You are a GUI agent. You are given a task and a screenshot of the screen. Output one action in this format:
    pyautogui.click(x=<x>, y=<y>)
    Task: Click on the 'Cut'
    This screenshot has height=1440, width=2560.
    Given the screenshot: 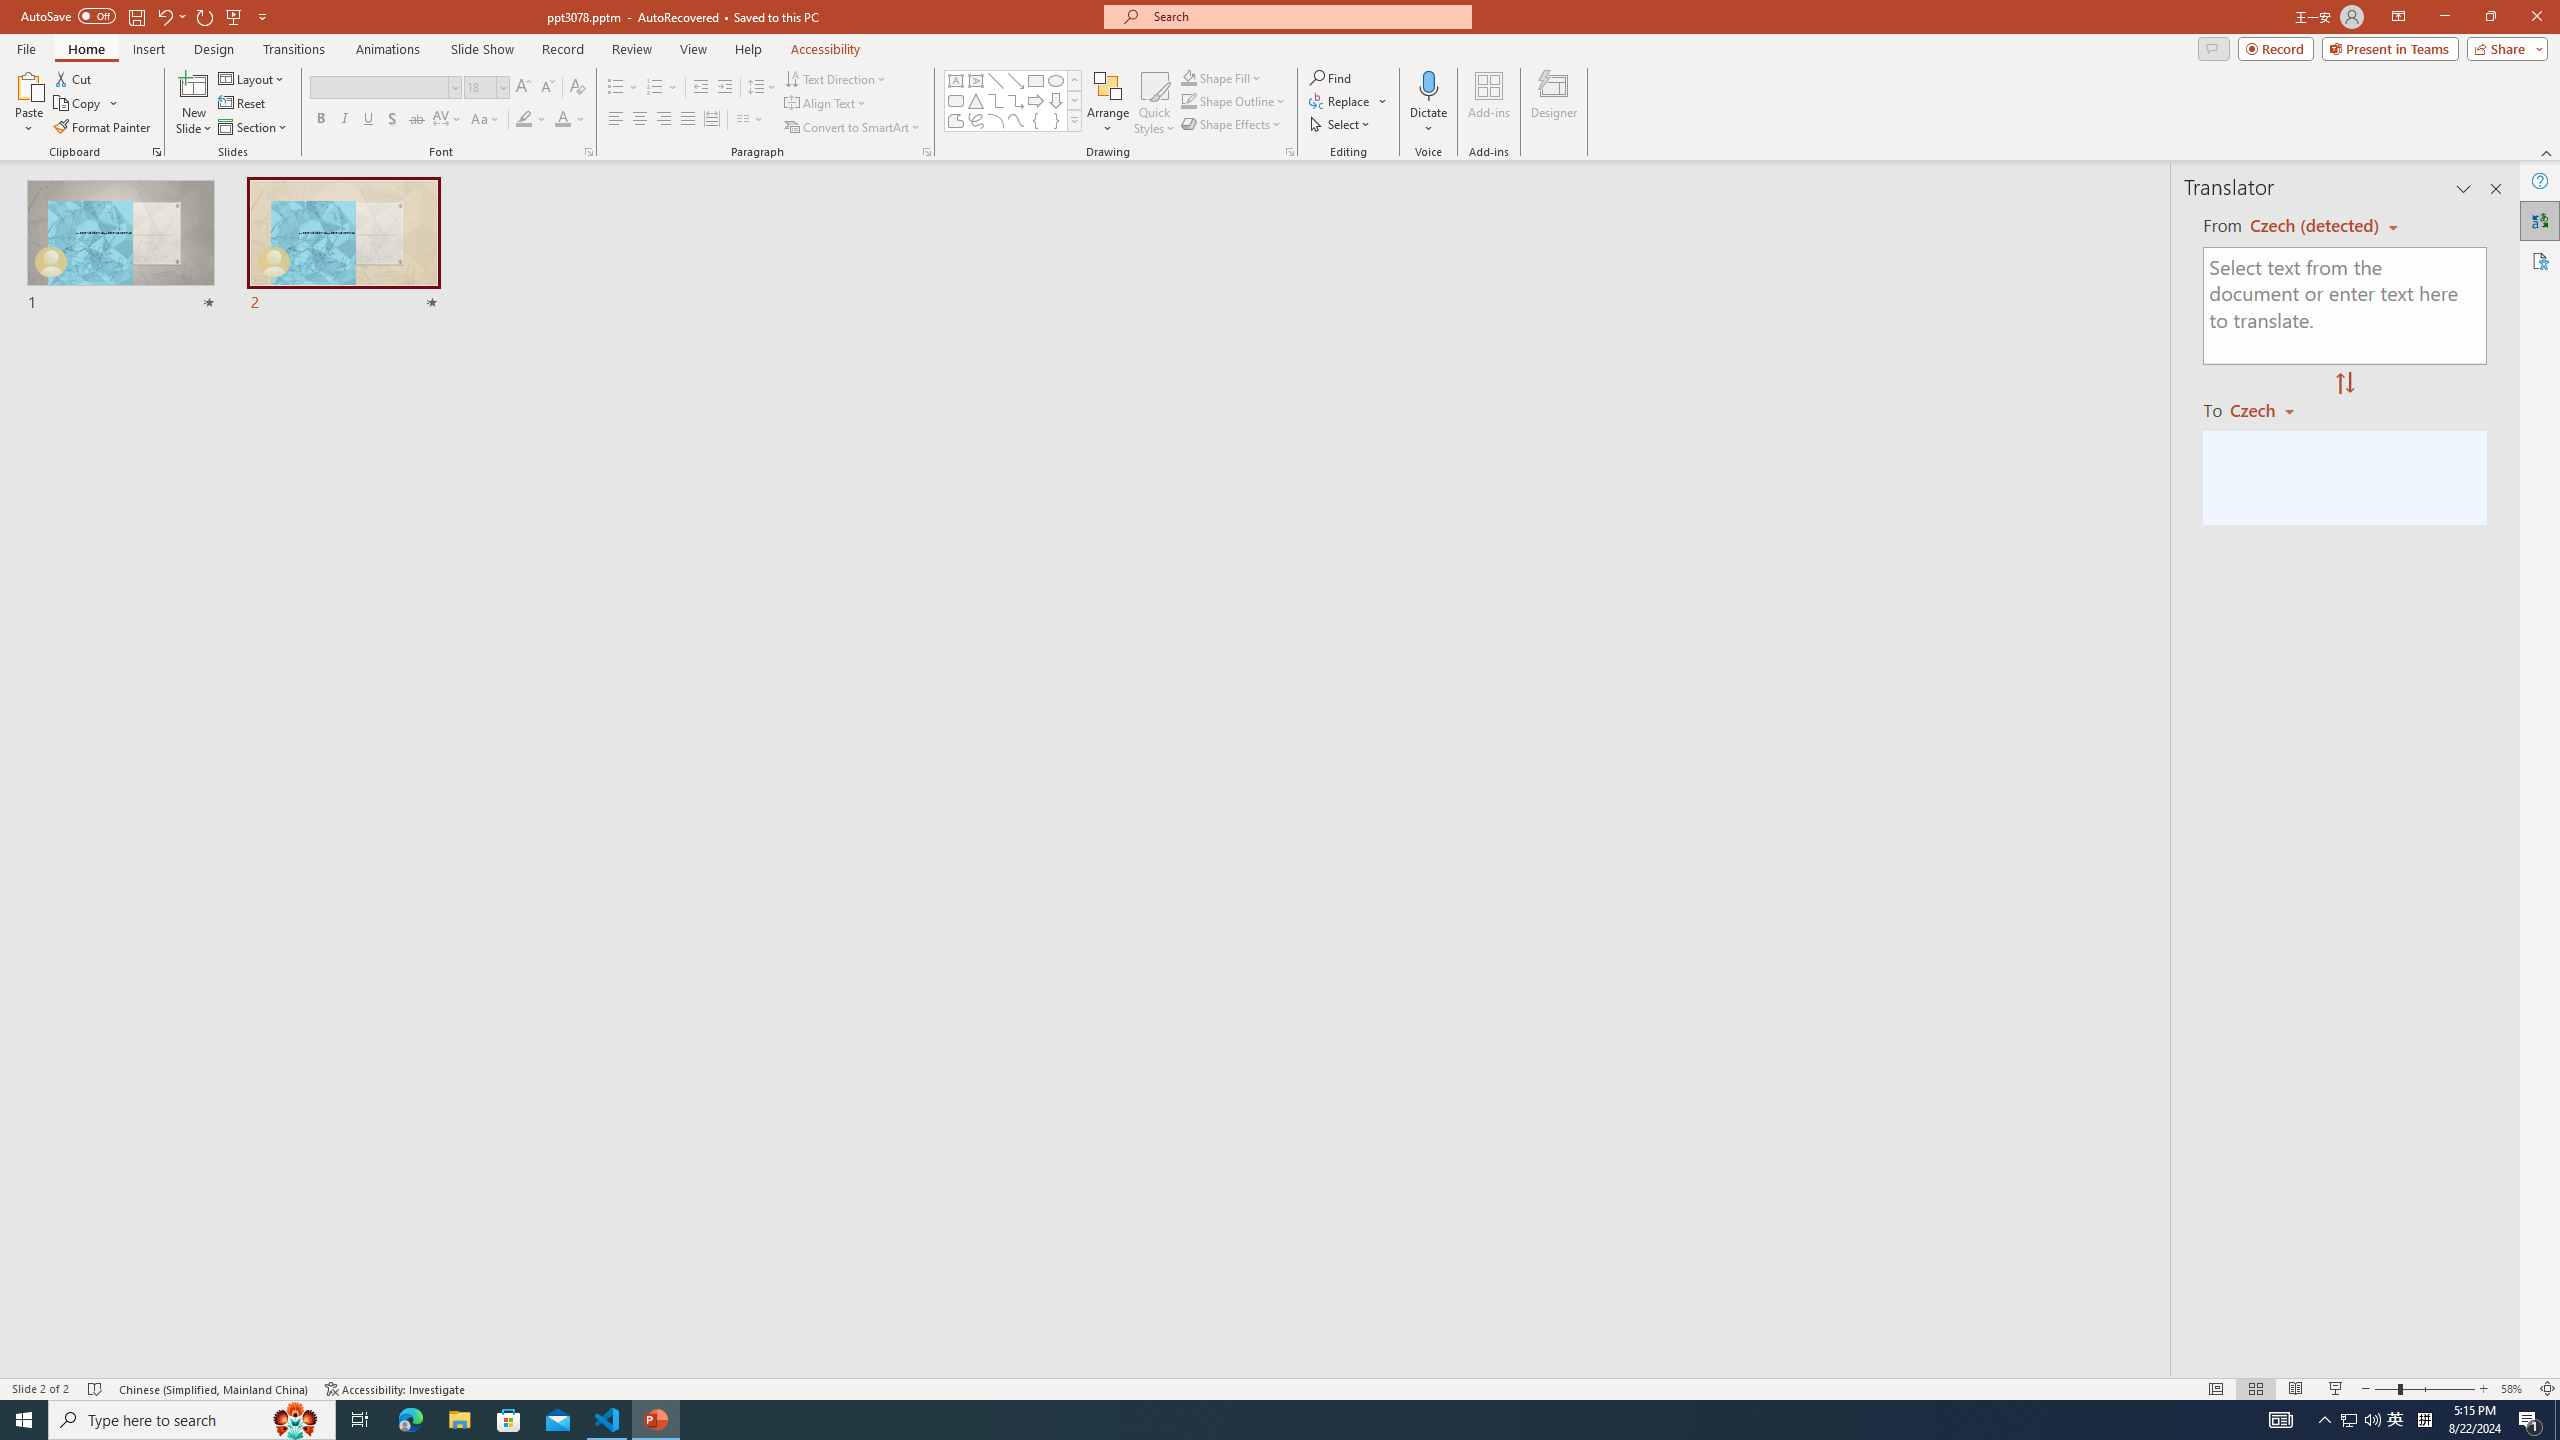 What is the action you would take?
    pyautogui.click(x=73, y=78)
    